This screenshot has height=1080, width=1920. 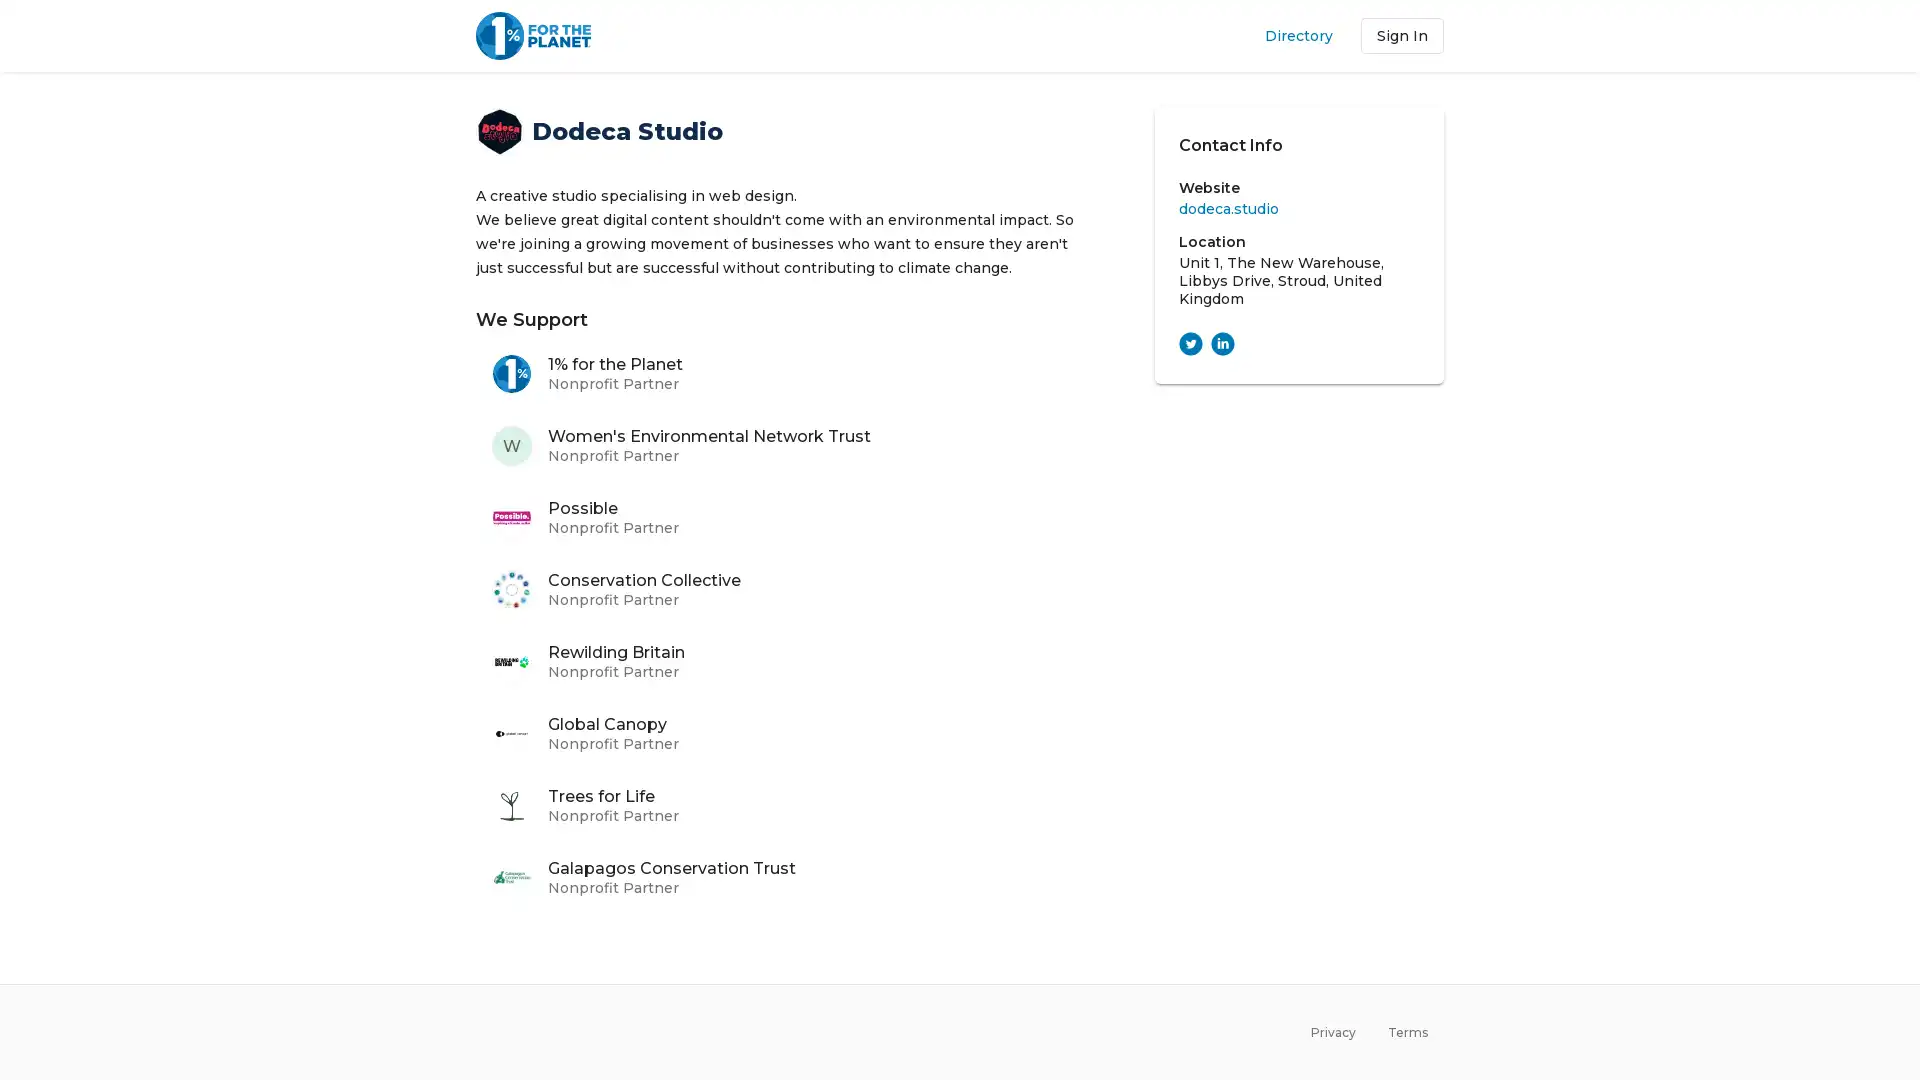 What do you see at coordinates (1401, 35) in the screenshot?
I see `Sign In` at bounding box center [1401, 35].